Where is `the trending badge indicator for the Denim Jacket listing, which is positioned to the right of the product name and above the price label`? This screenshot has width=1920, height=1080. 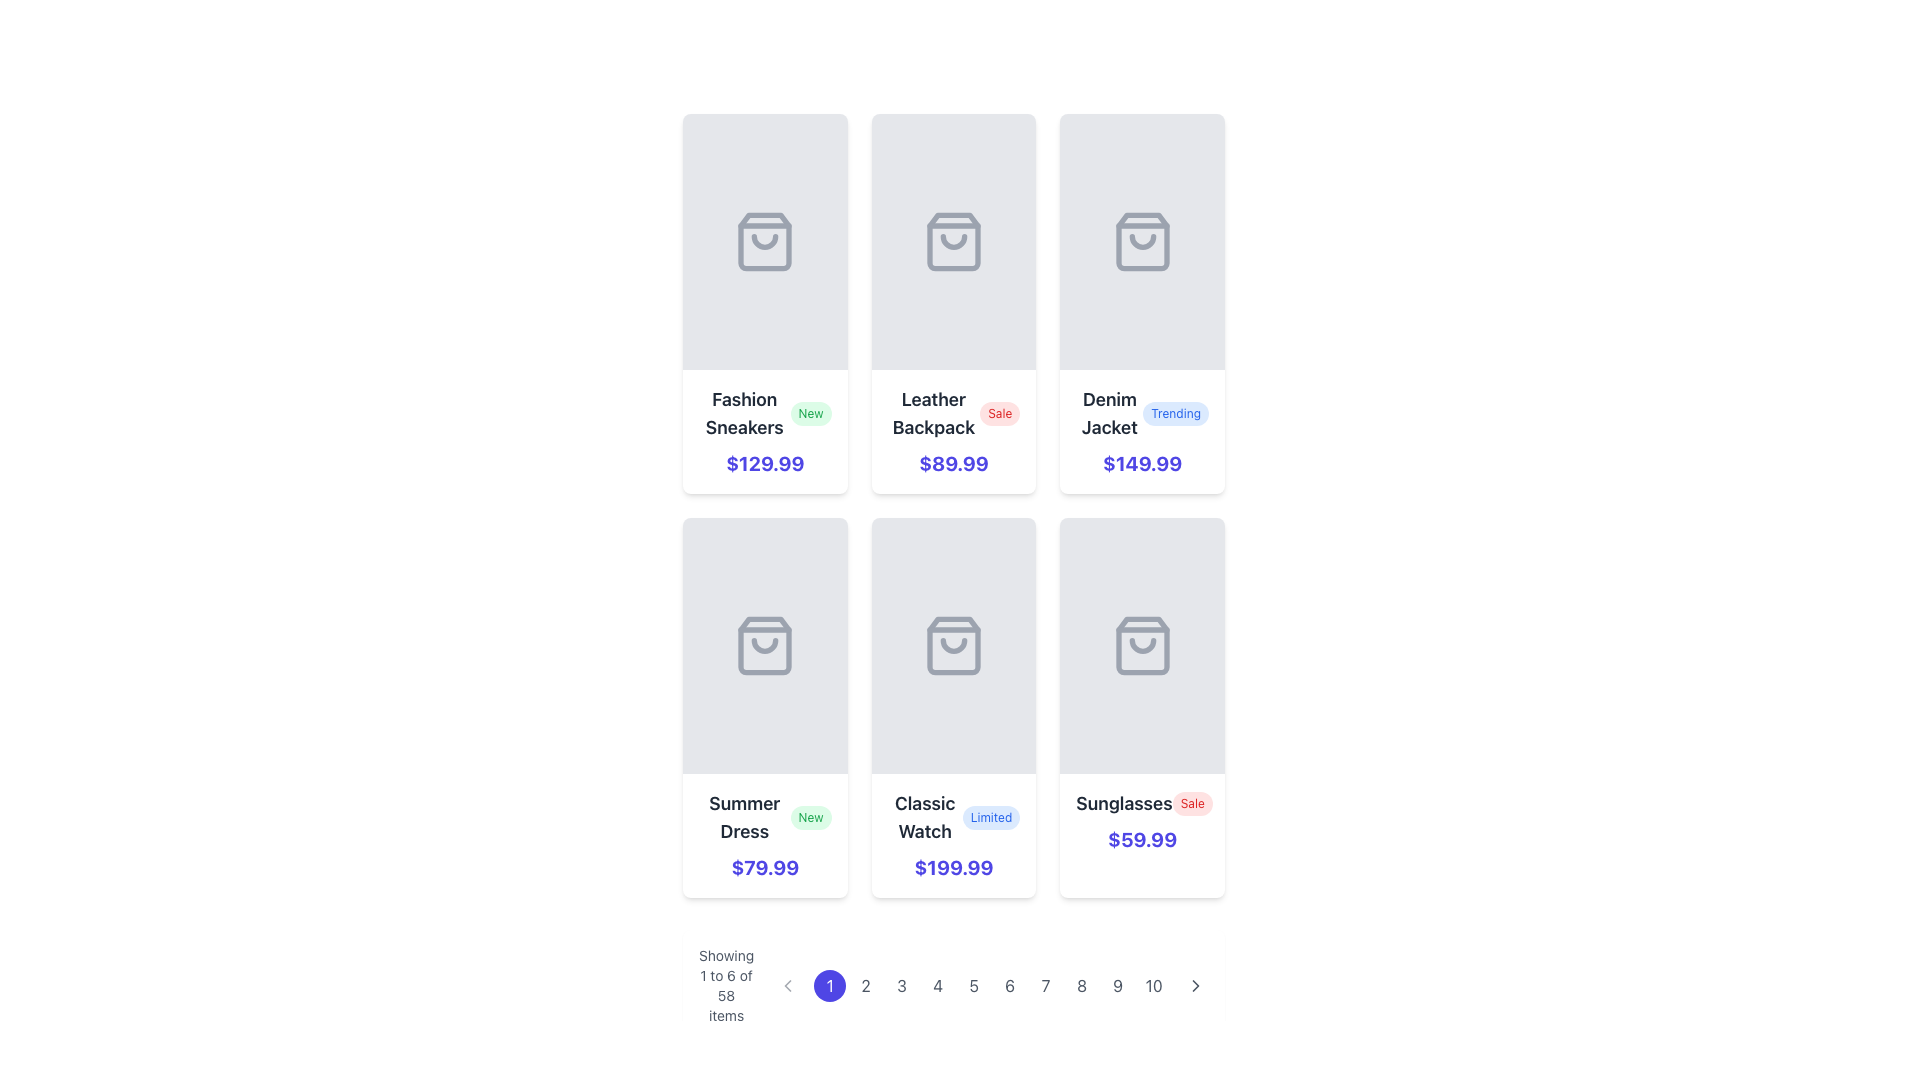
the trending badge indicator for the Denim Jacket listing, which is positioned to the right of the product name and above the price label is located at coordinates (1176, 412).